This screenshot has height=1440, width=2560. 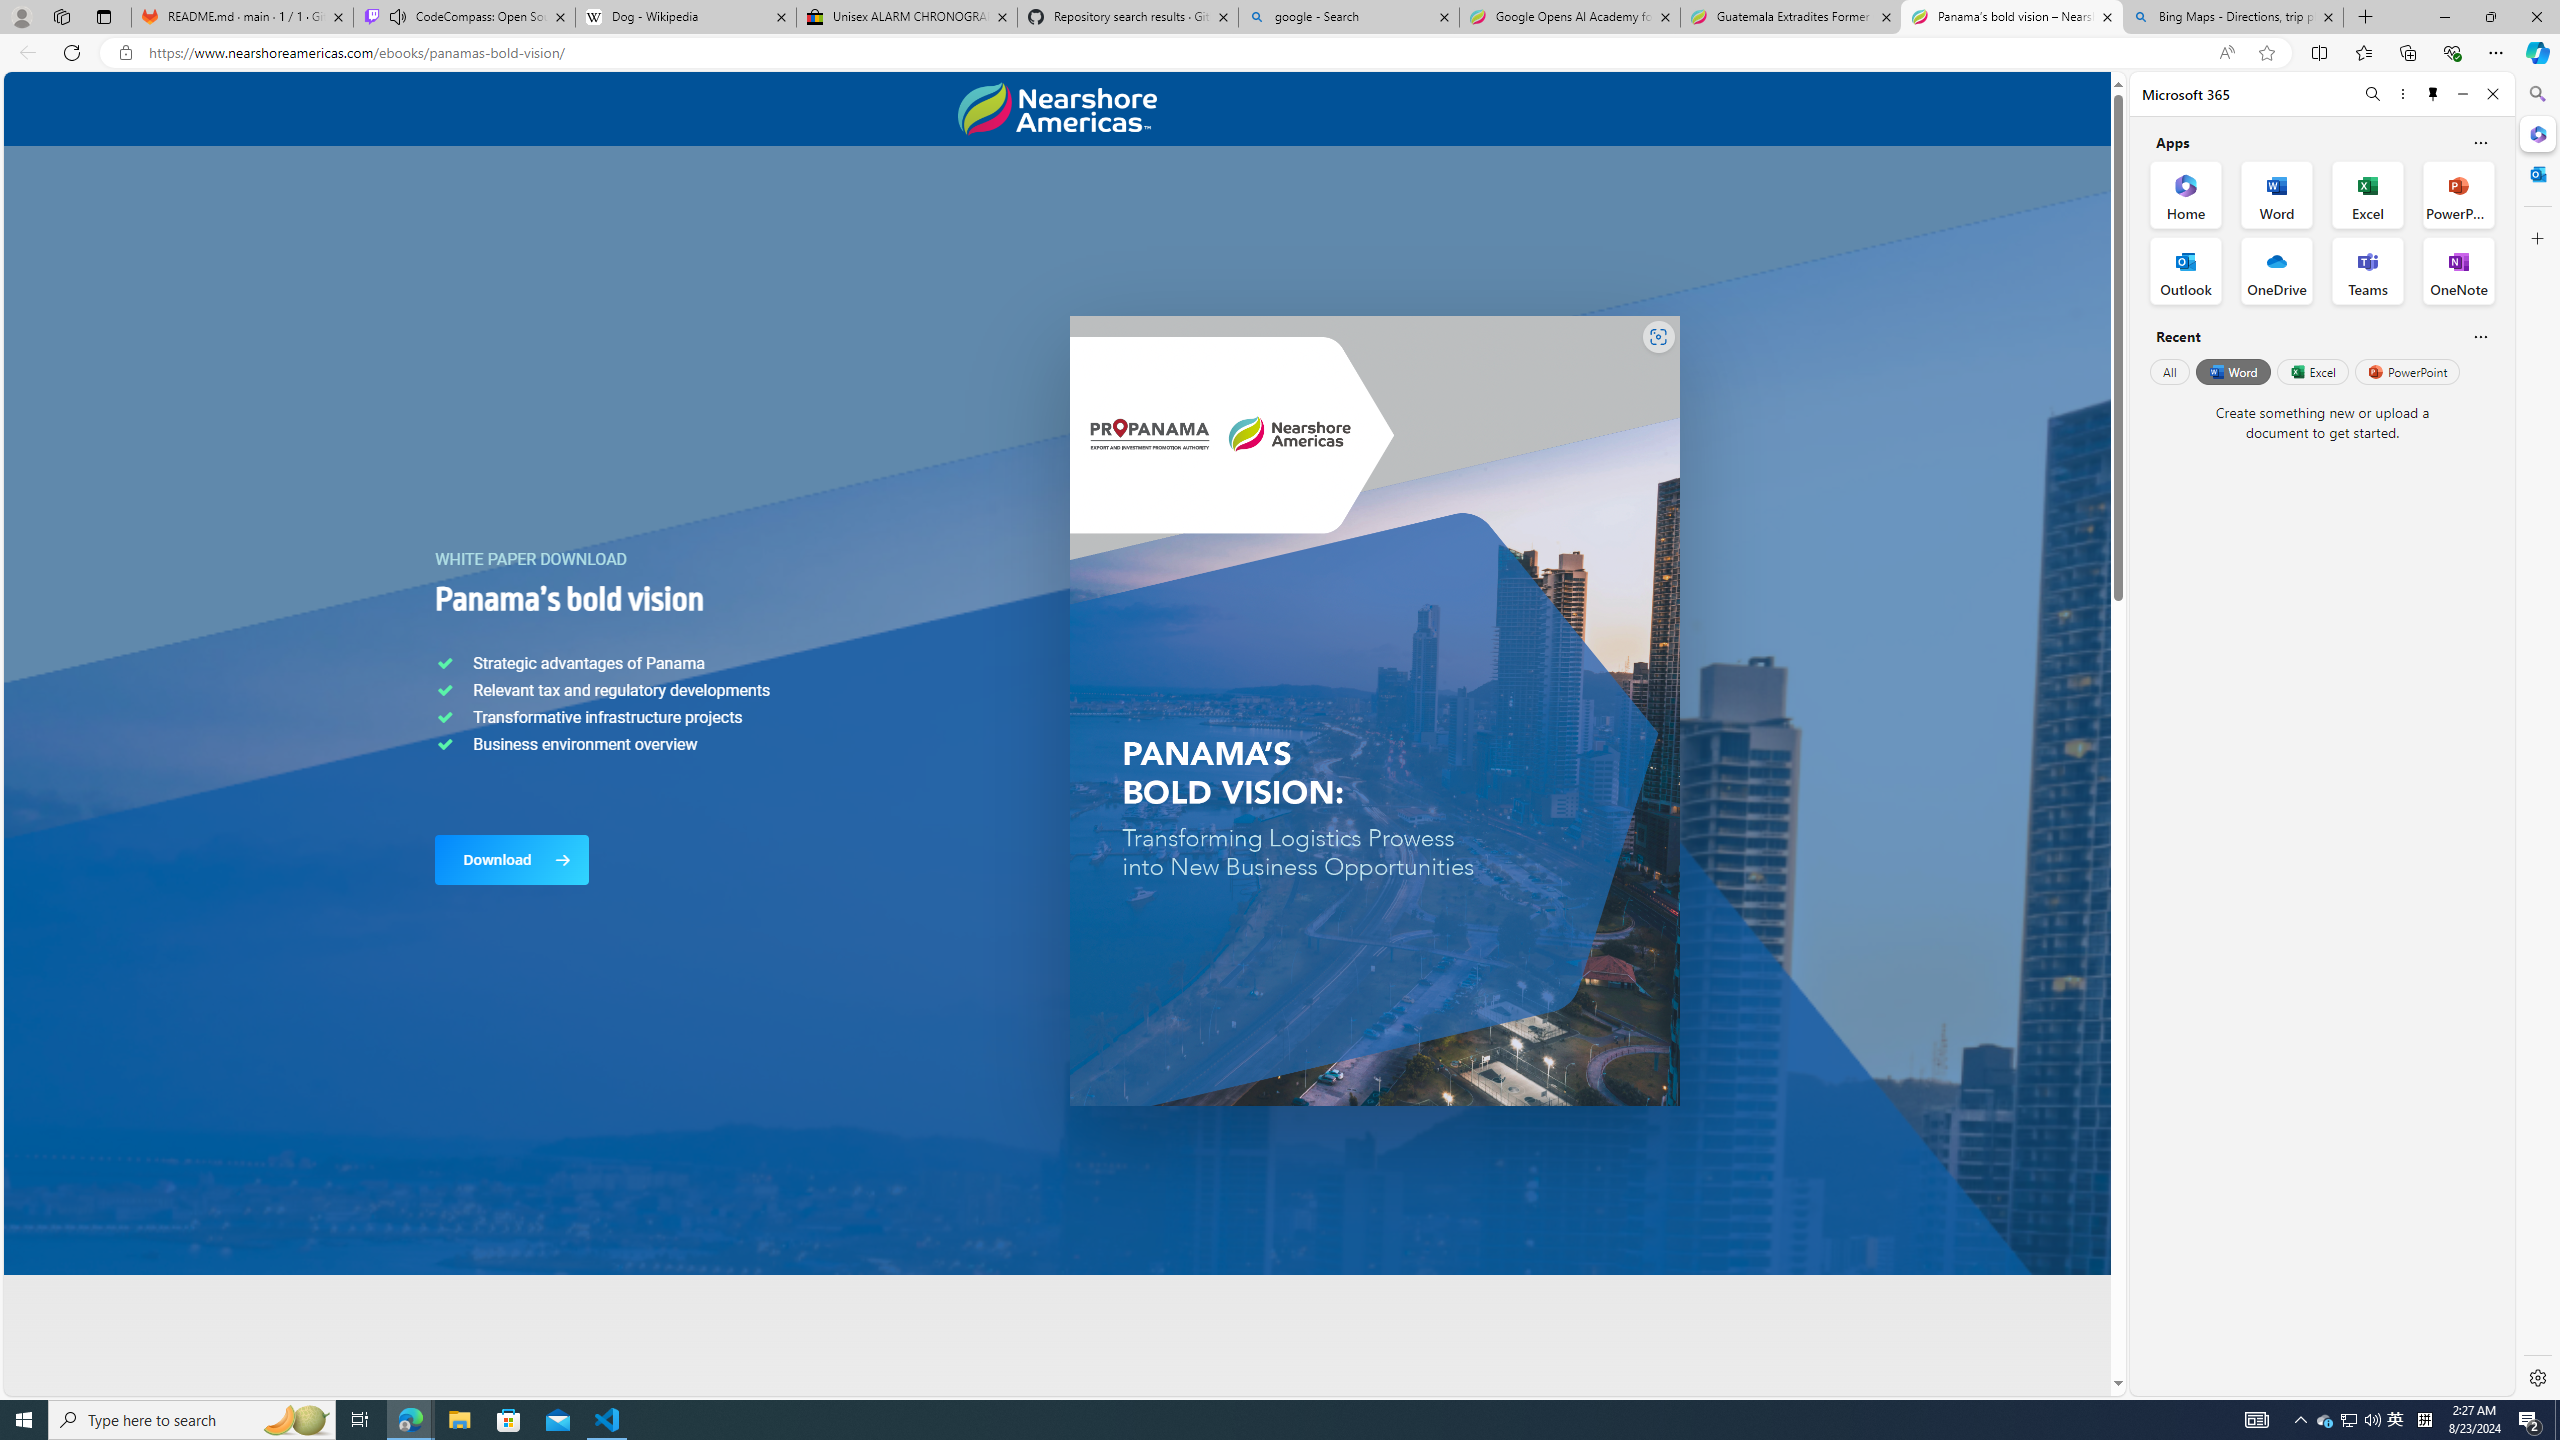 I want to click on 'Excel Office App', so click(x=2368, y=195).